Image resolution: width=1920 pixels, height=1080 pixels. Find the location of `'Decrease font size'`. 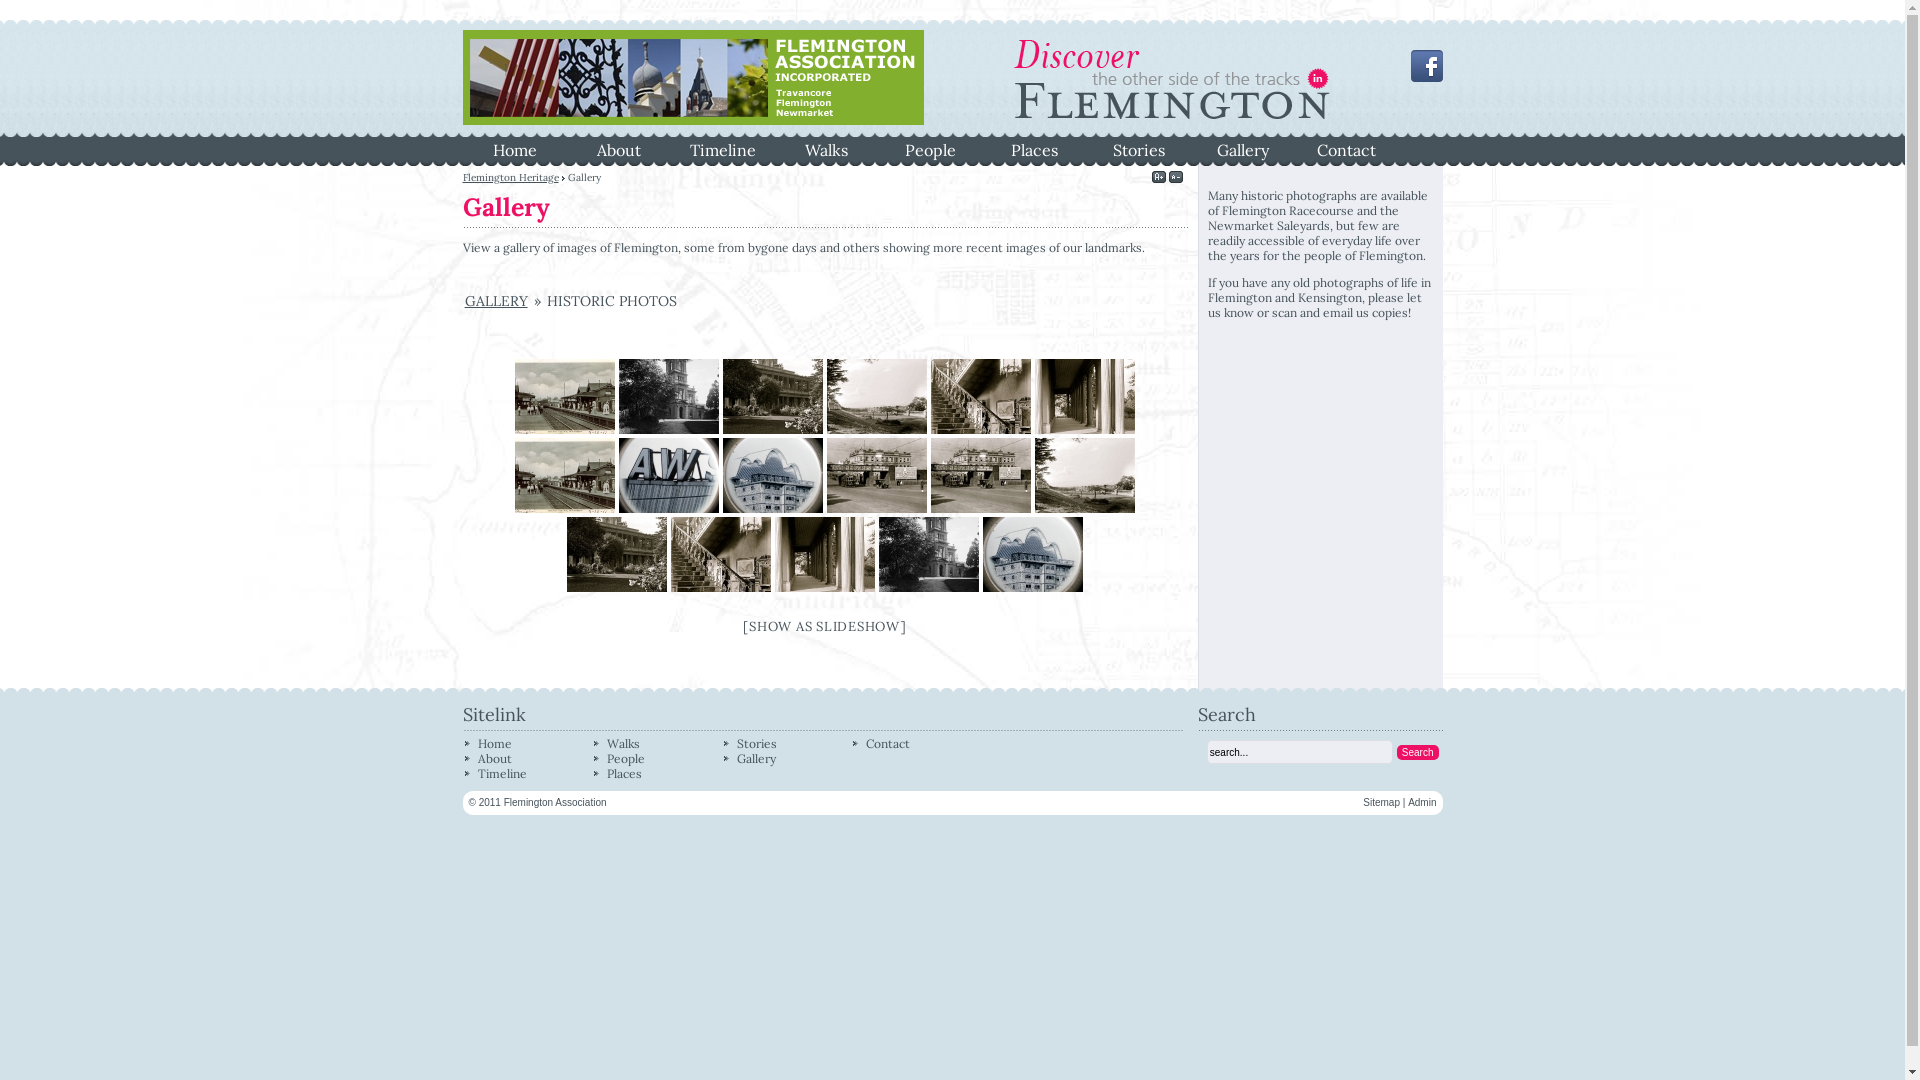

'Decrease font size' is located at coordinates (1175, 177).